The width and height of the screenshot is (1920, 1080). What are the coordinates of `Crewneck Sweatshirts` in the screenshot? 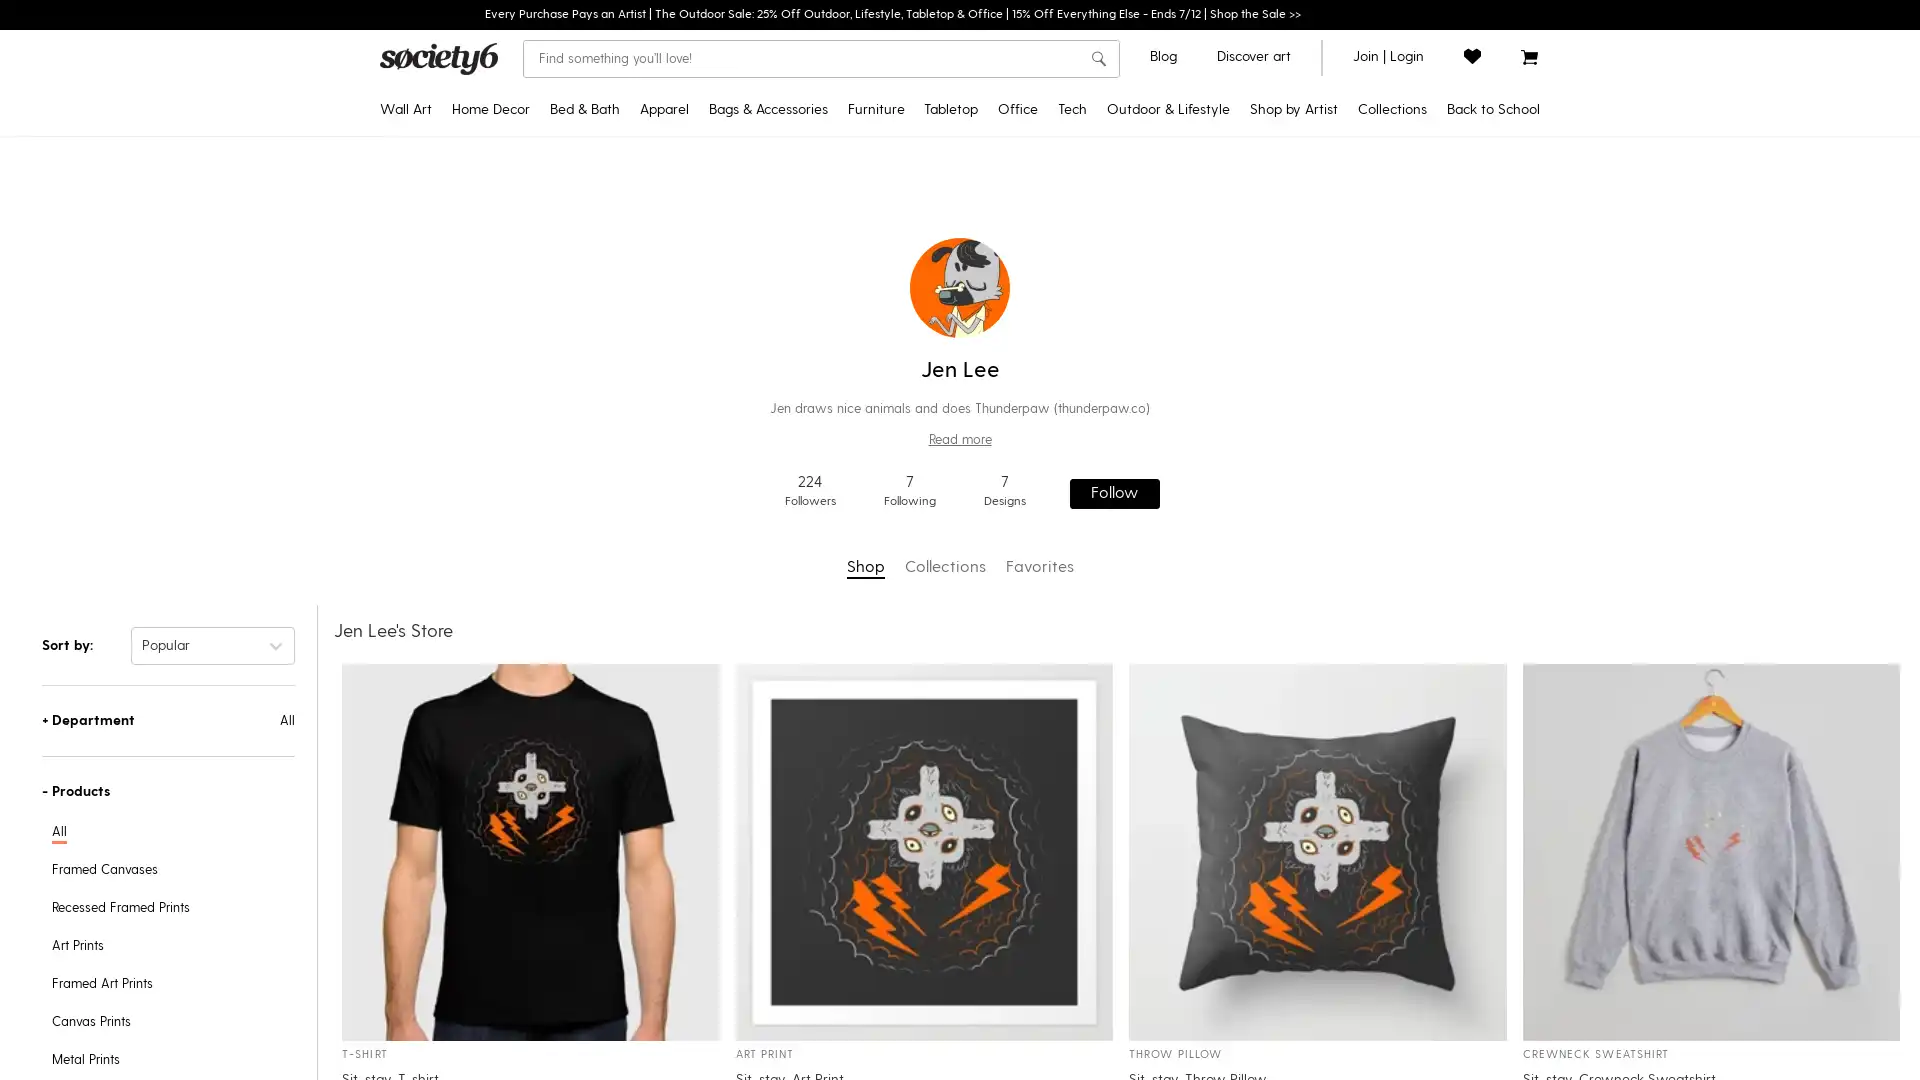 It's located at (726, 192).